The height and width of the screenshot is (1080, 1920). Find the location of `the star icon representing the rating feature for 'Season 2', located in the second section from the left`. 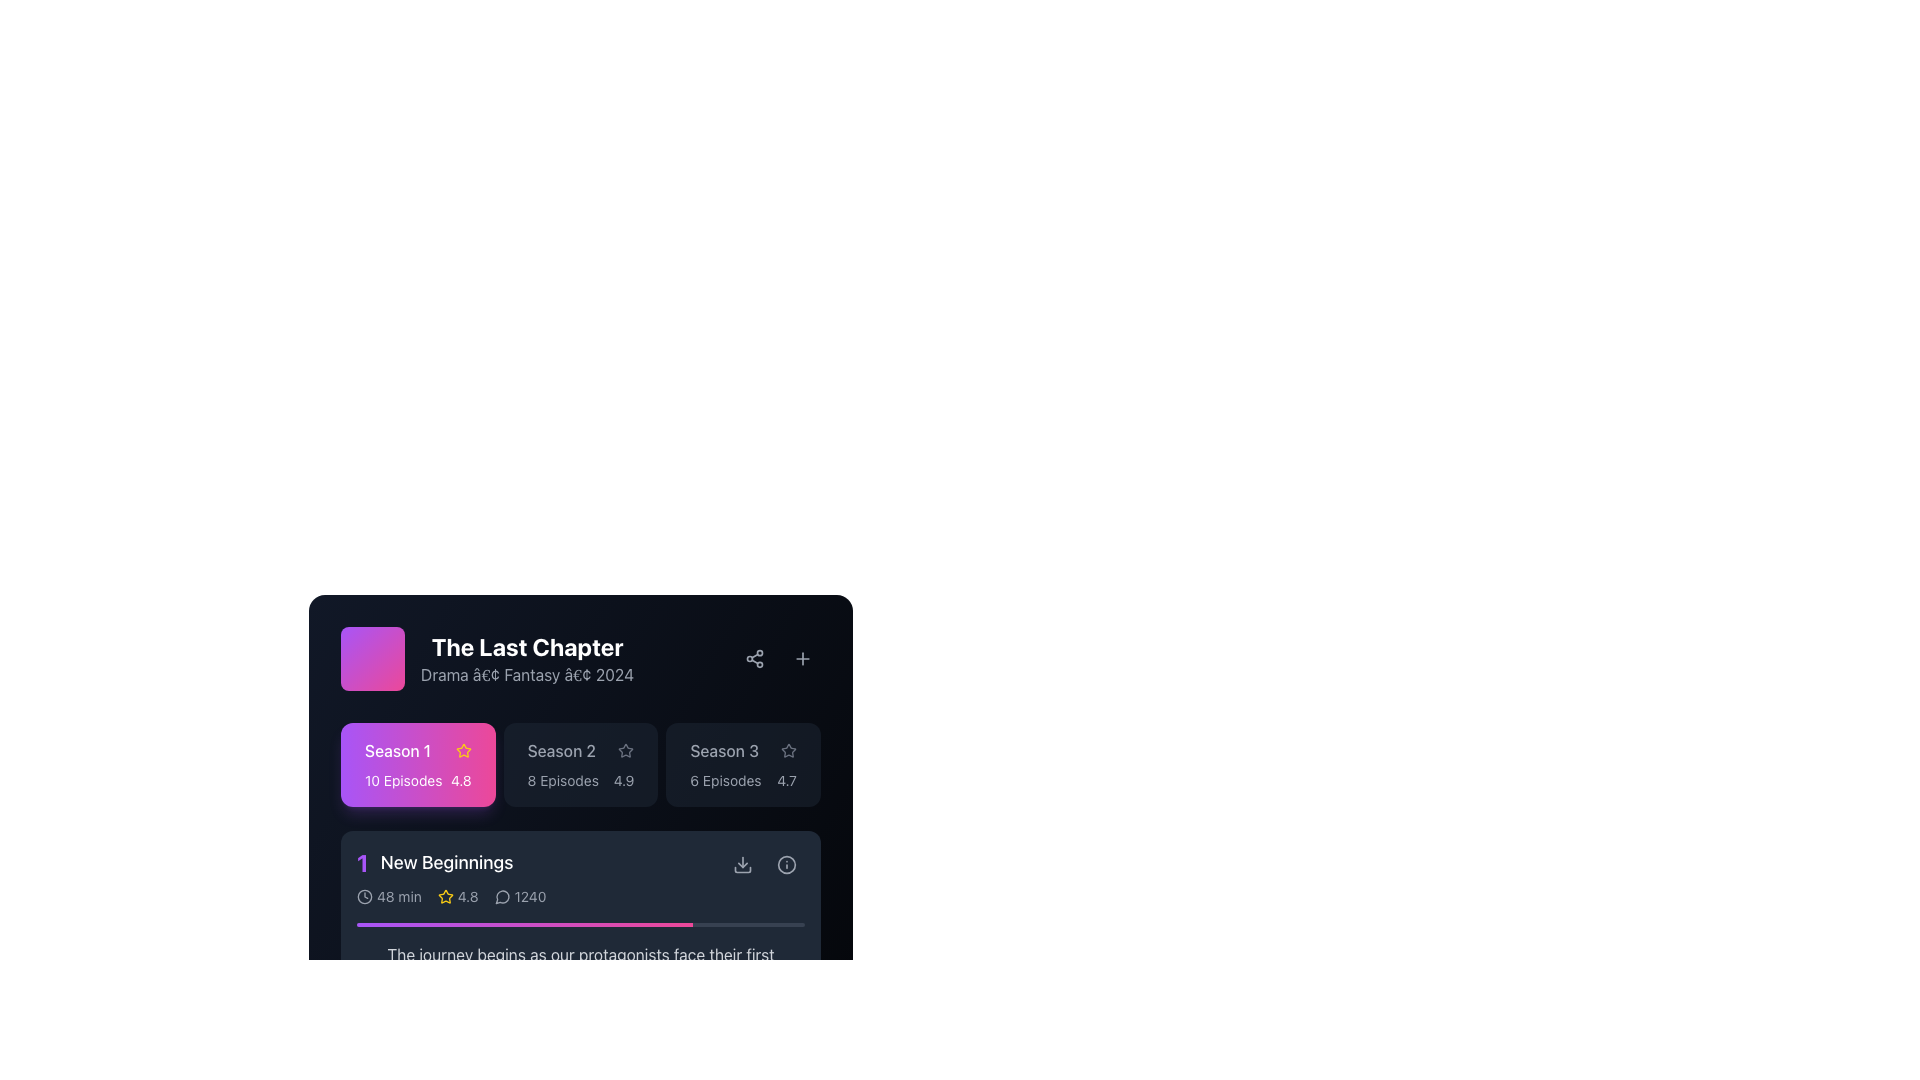

the star icon representing the rating feature for 'Season 2', located in the second section from the left is located at coordinates (625, 751).